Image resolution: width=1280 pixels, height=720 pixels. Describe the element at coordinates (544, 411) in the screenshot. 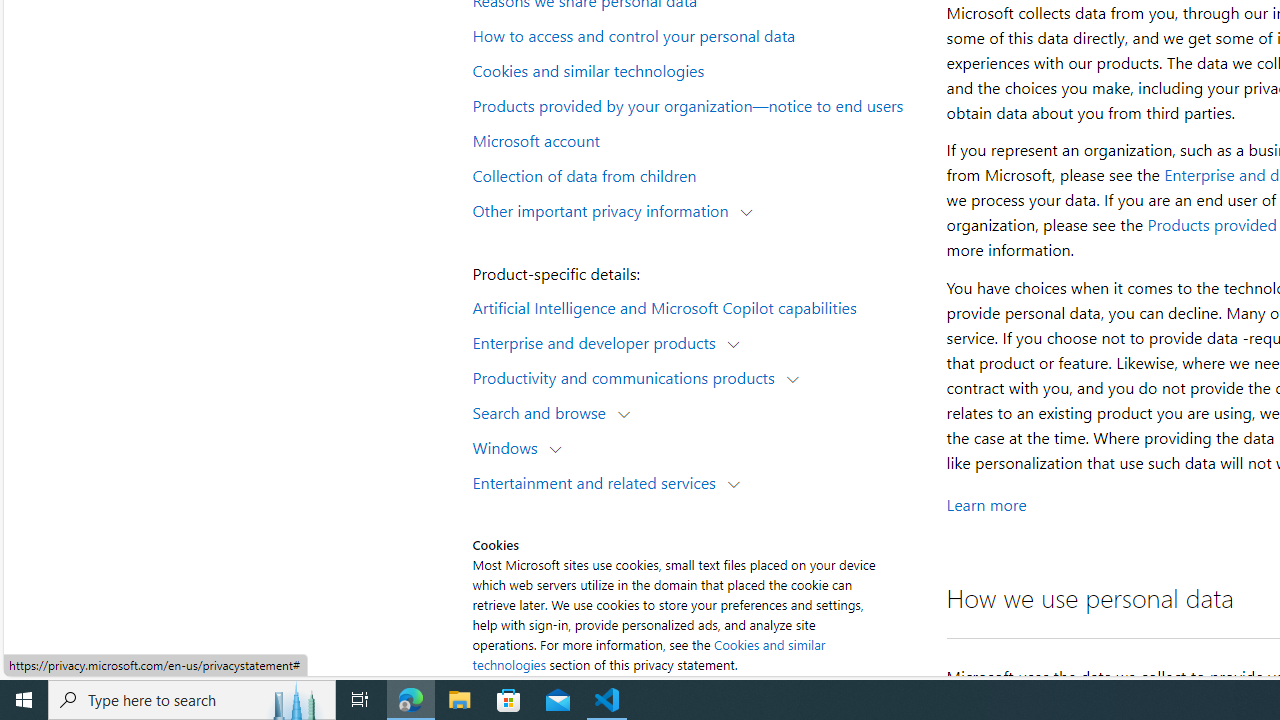

I see `'Search and browse'` at that location.